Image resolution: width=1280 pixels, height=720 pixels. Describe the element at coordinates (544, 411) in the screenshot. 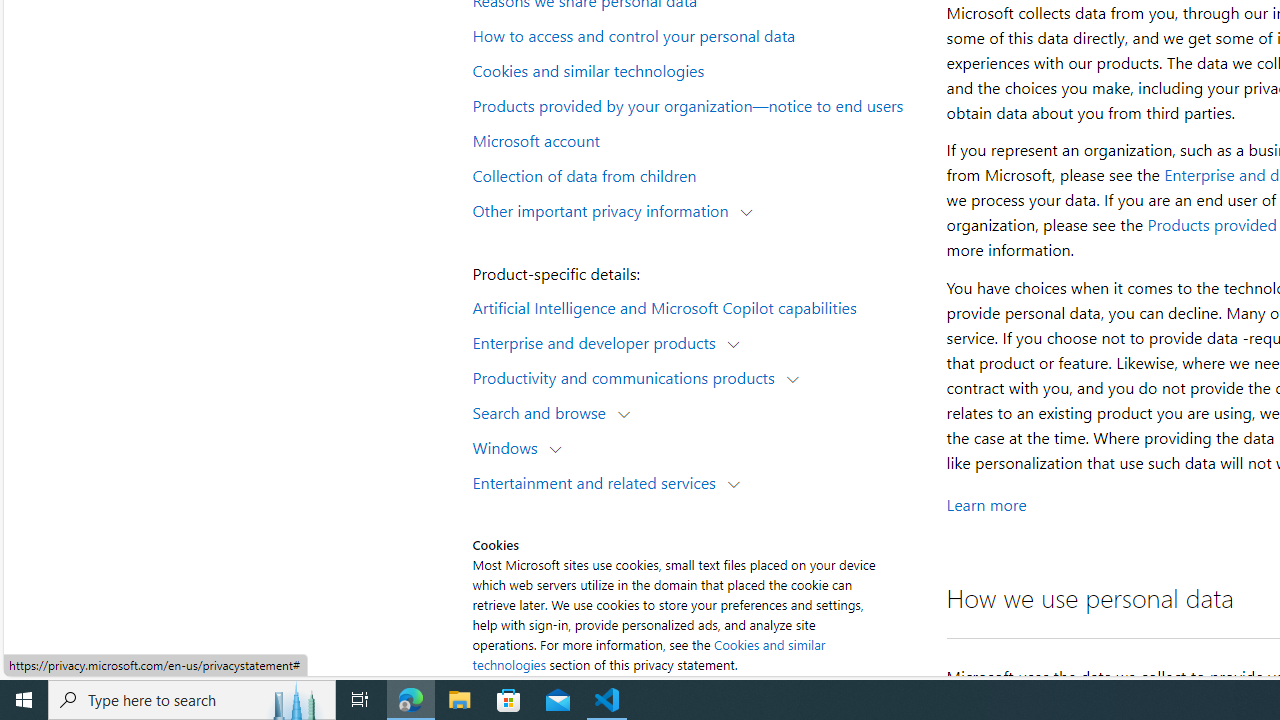

I see `'Search and browse'` at that location.